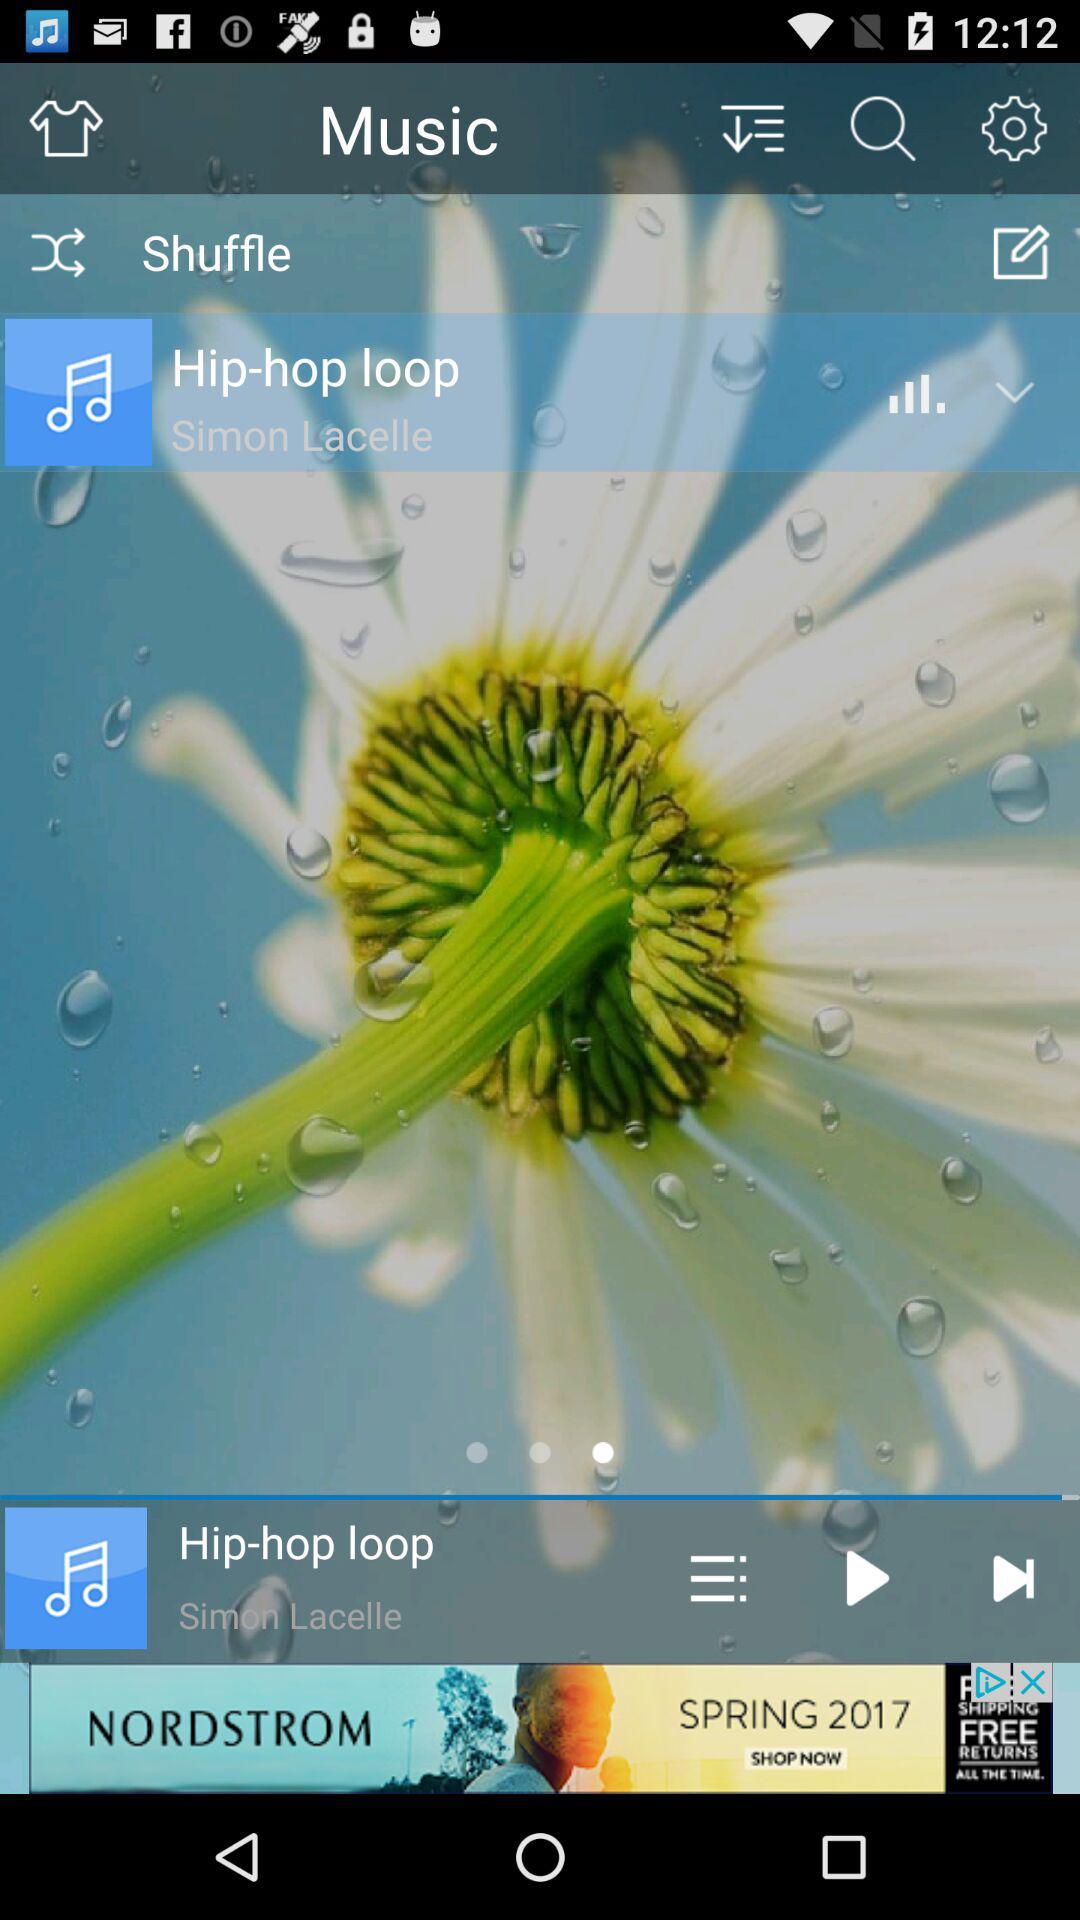 This screenshot has width=1080, height=1920. Describe the element at coordinates (1014, 136) in the screenshot. I see `the settings icon` at that location.